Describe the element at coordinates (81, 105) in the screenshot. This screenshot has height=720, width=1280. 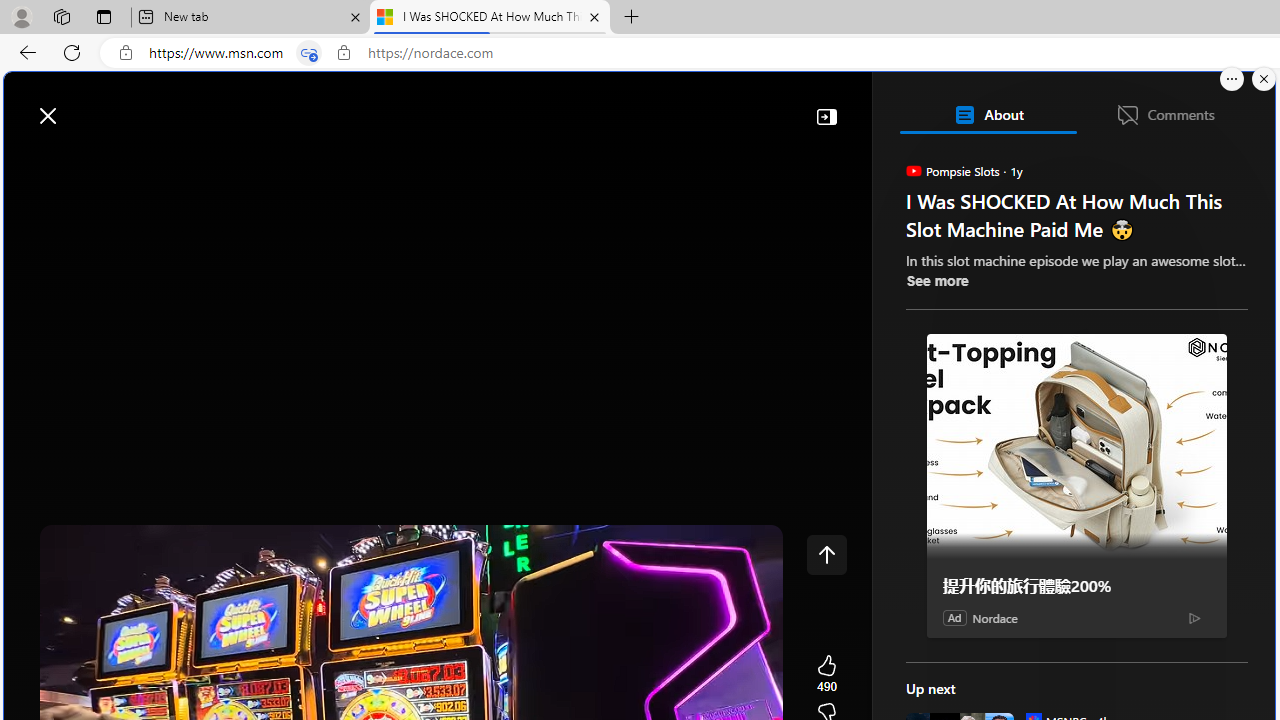
I see `'Skip to footer'` at that location.